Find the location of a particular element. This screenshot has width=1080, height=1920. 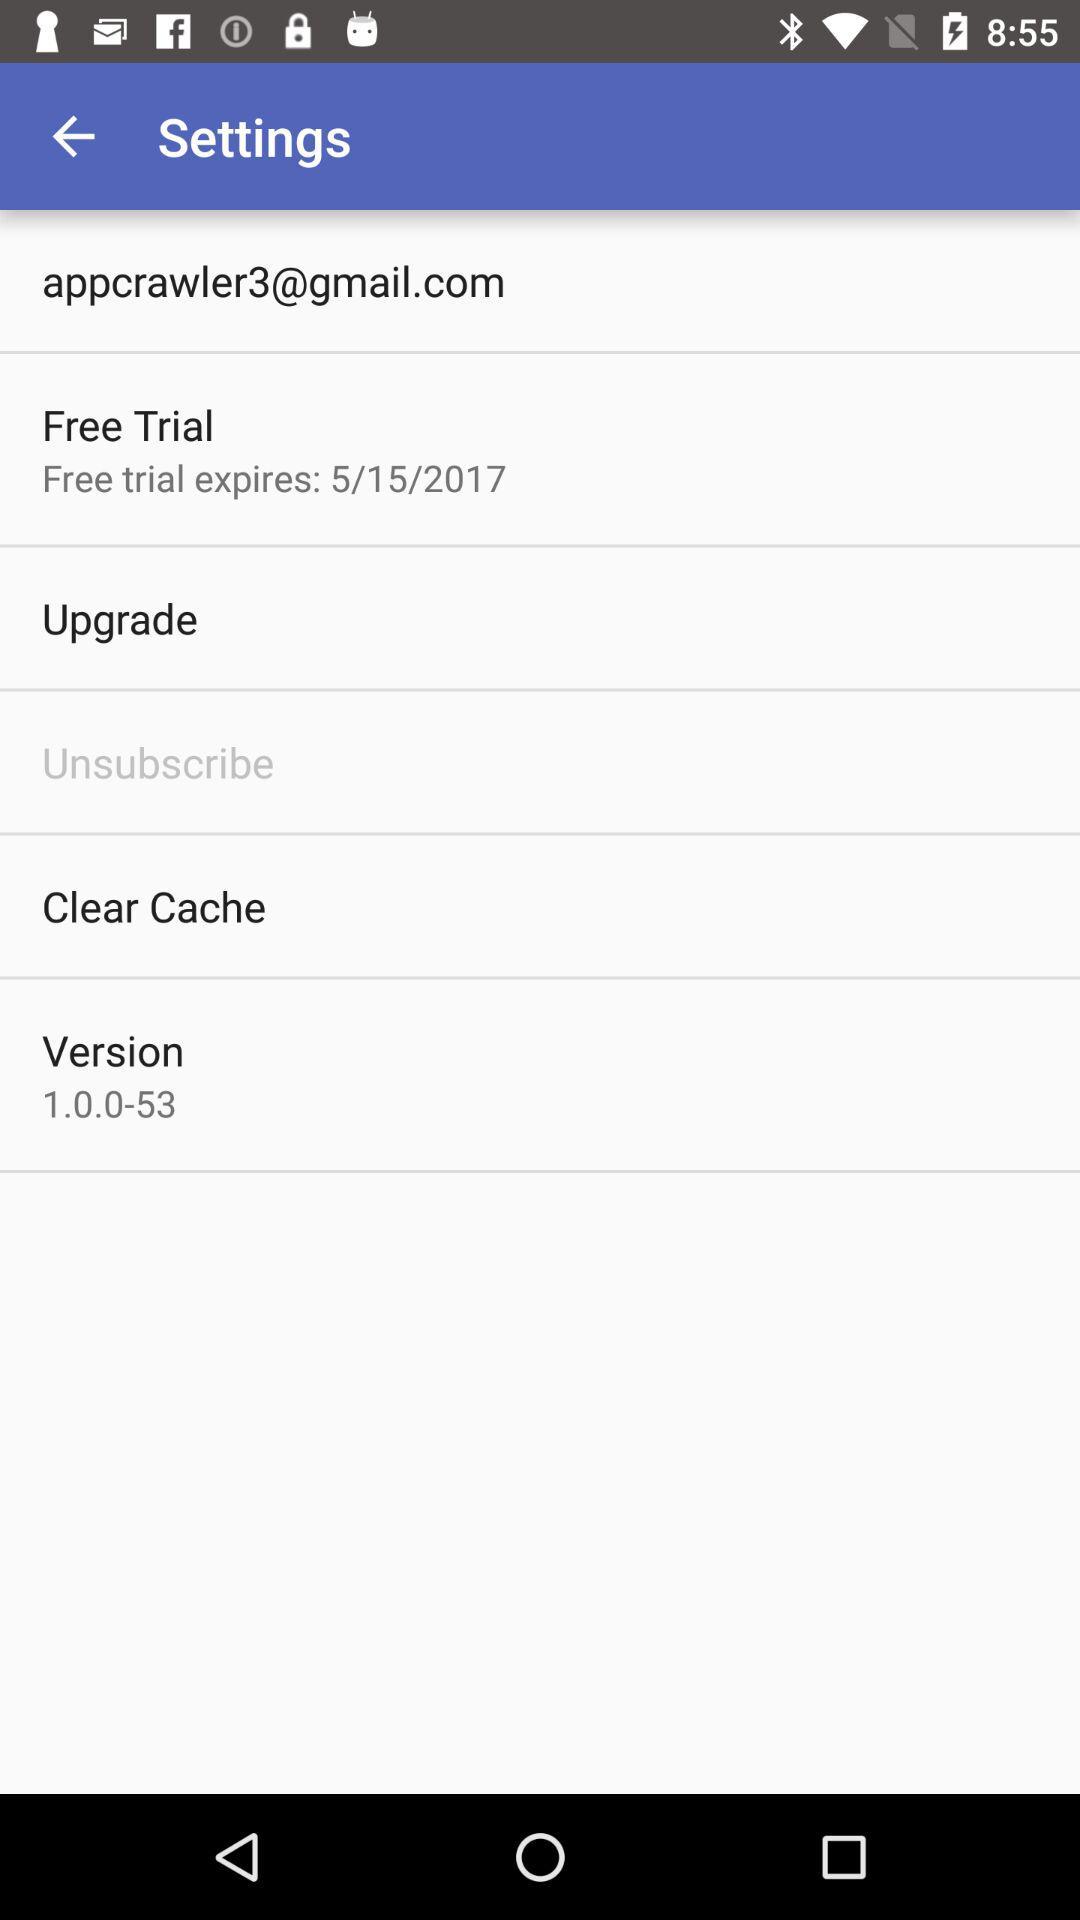

the item above the free trial item is located at coordinates (273, 279).